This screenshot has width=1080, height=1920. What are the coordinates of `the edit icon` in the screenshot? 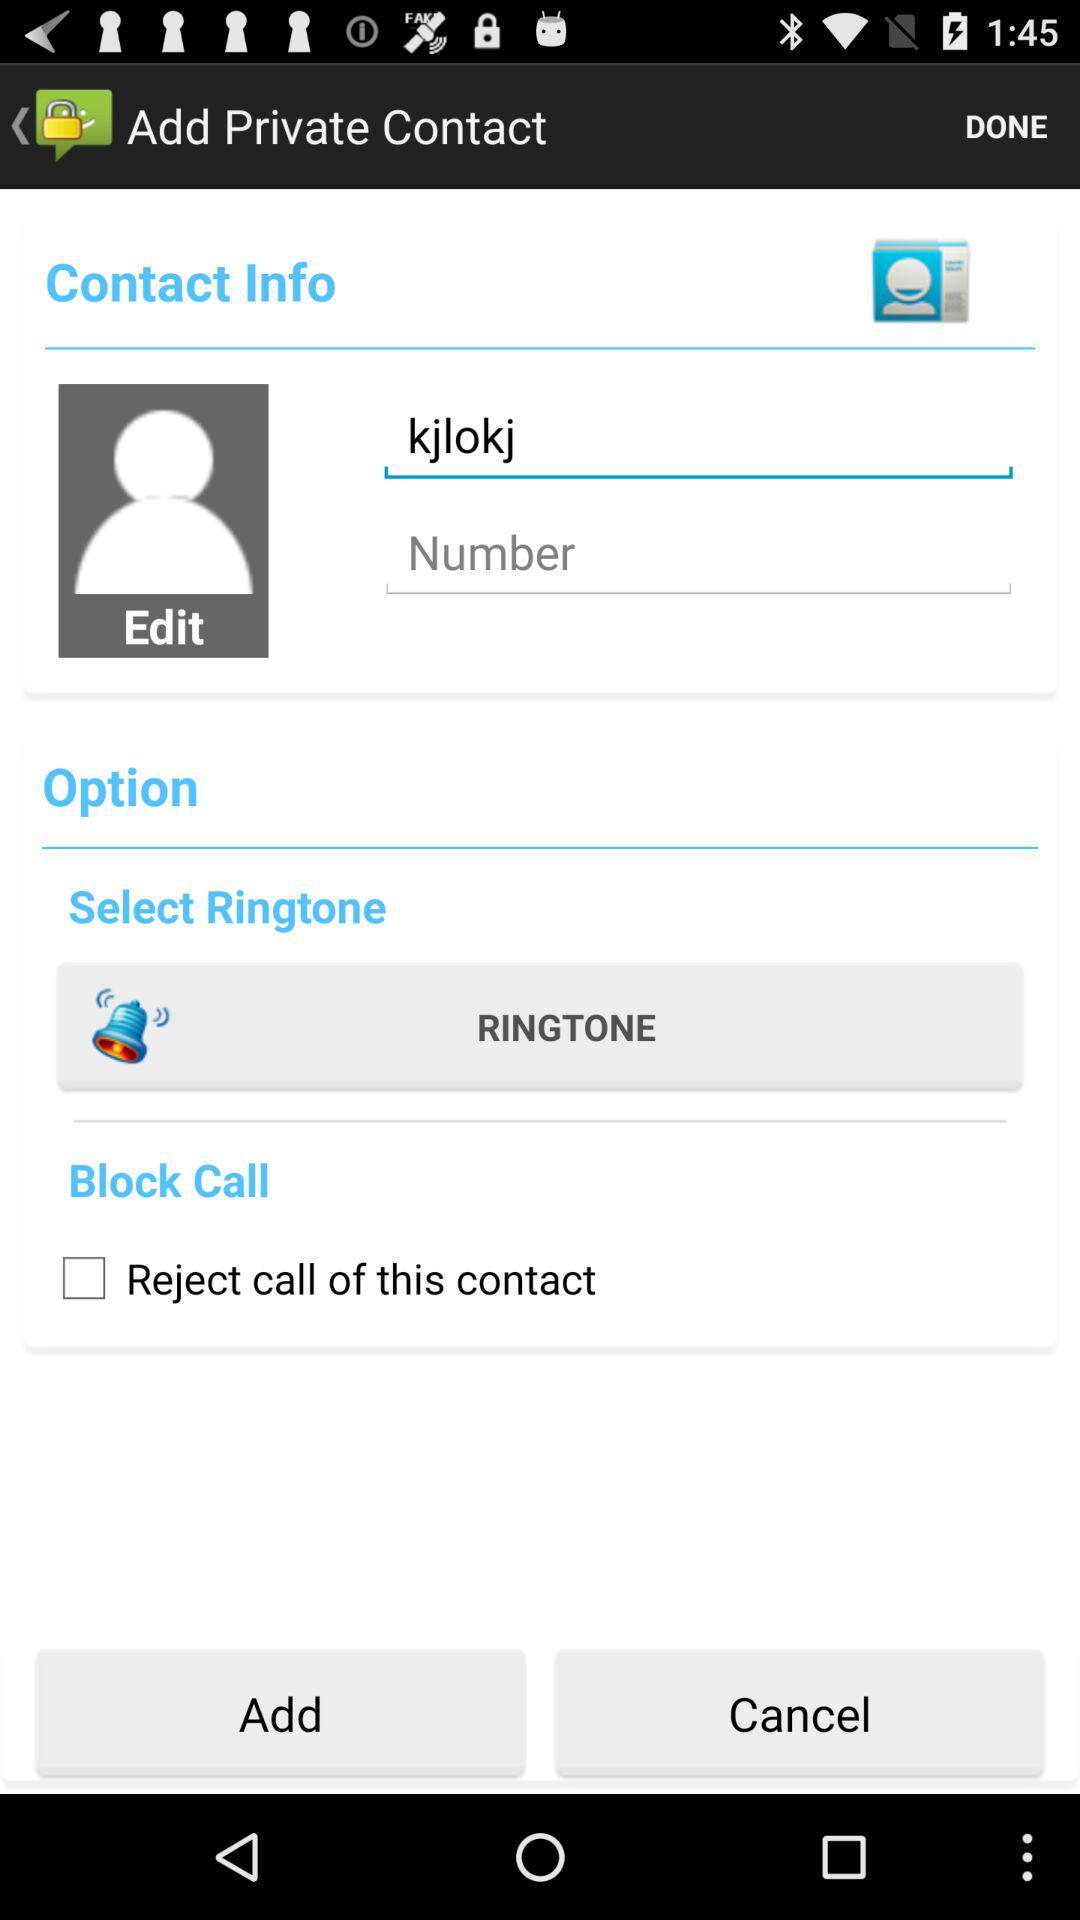 It's located at (162, 624).